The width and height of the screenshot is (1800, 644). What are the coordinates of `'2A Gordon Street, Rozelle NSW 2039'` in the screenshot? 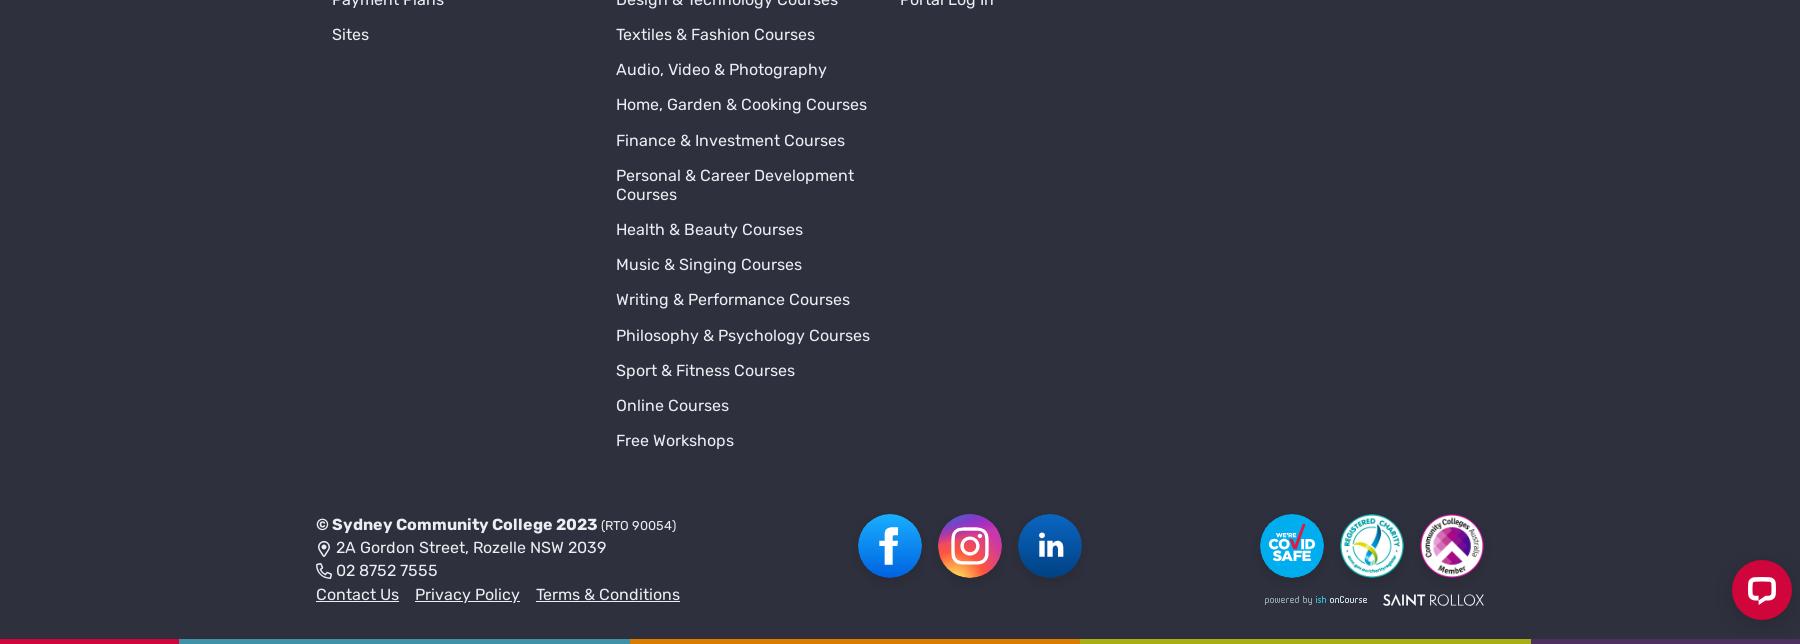 It's located at (470, 267).